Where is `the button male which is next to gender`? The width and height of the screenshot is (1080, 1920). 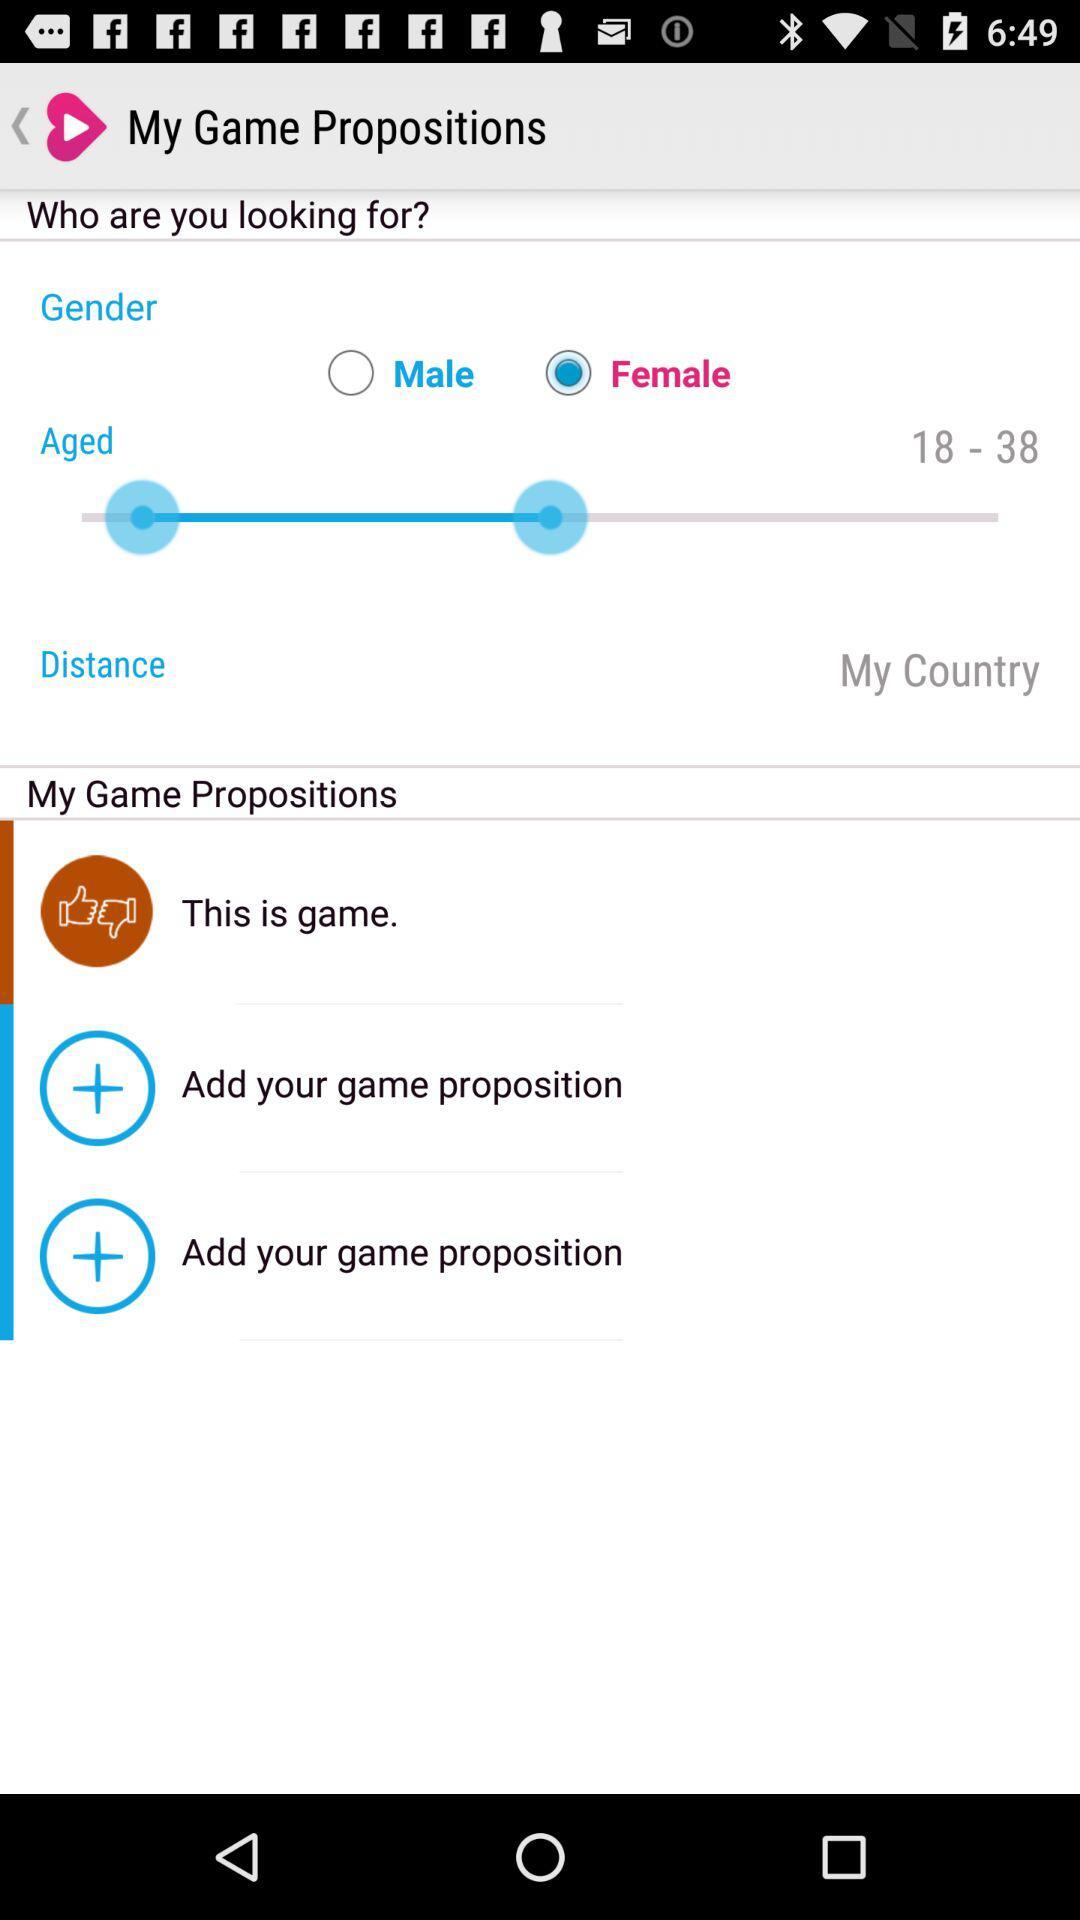 the button male which is next to gender is located at coordinates (391, 373).